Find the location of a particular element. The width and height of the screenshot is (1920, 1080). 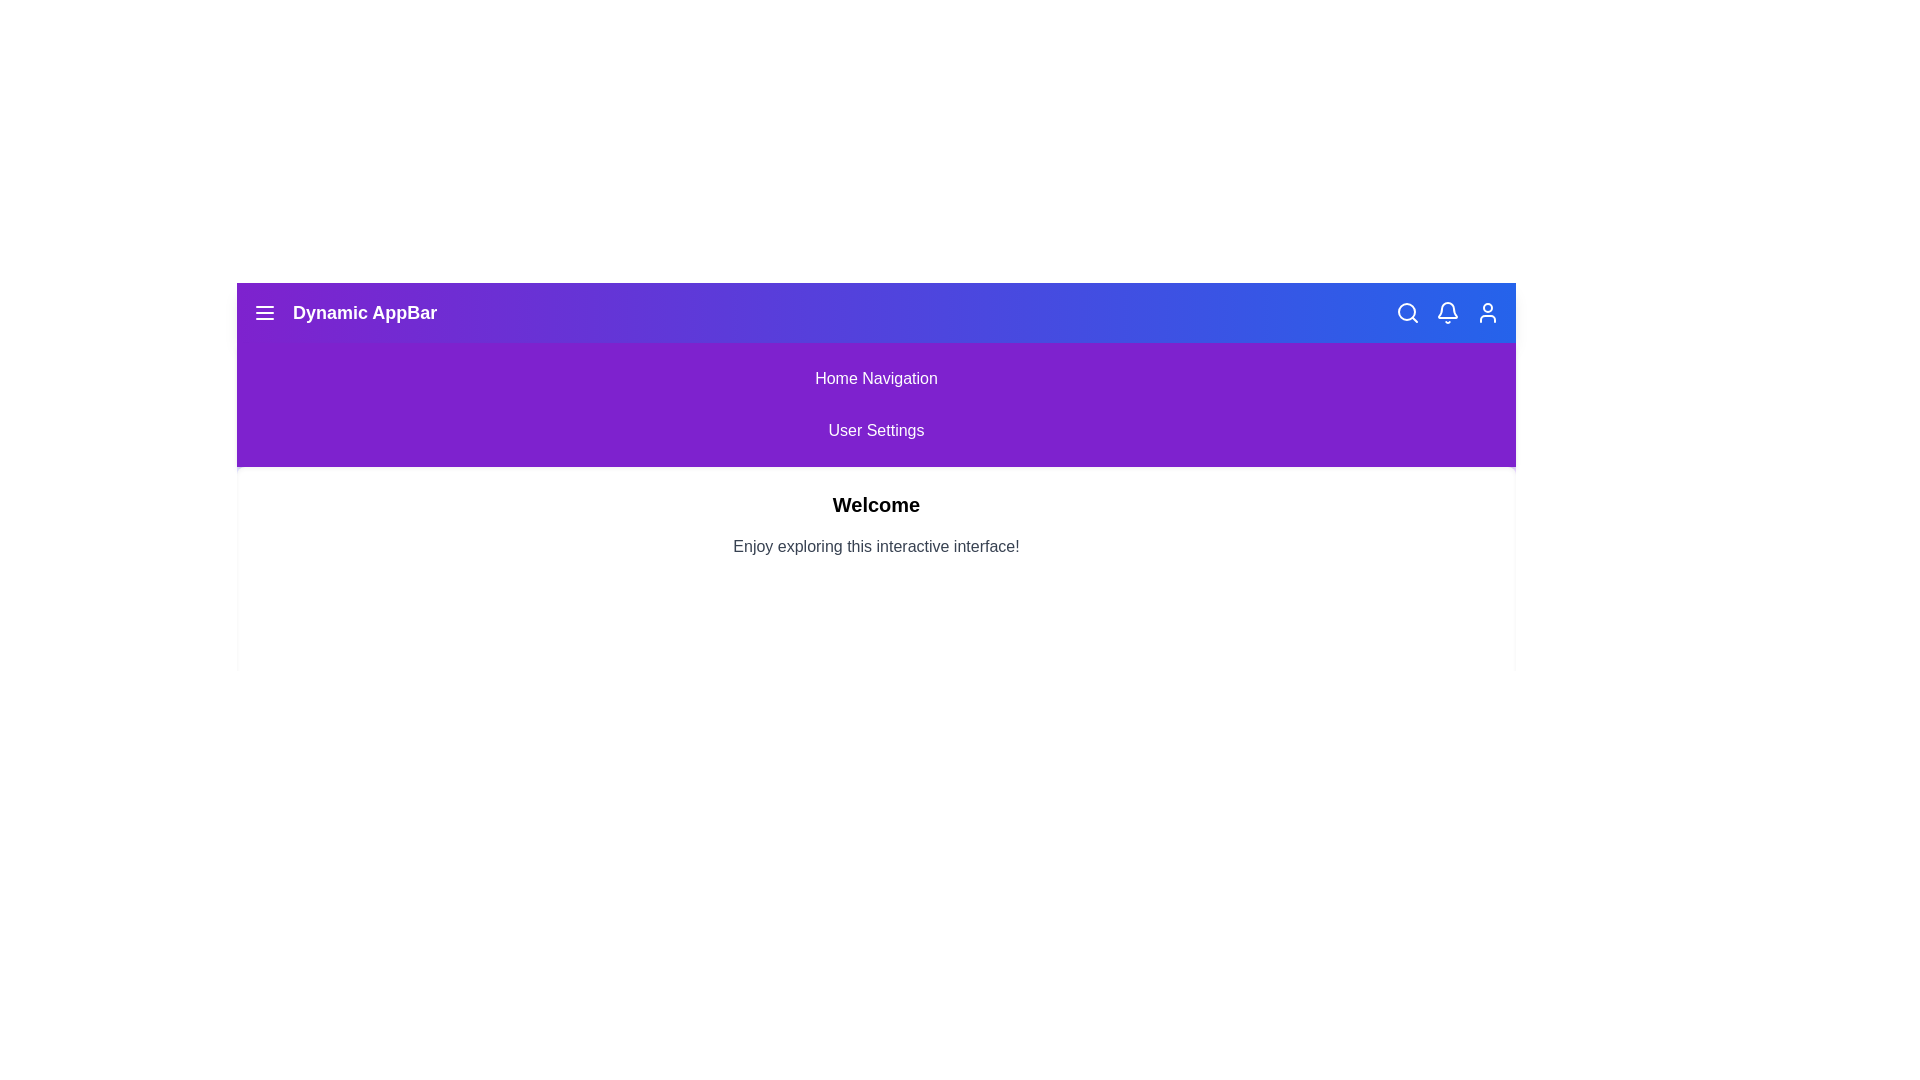

the 'Notification' icon in the navigation bar is located at coordinates (1448, 312).